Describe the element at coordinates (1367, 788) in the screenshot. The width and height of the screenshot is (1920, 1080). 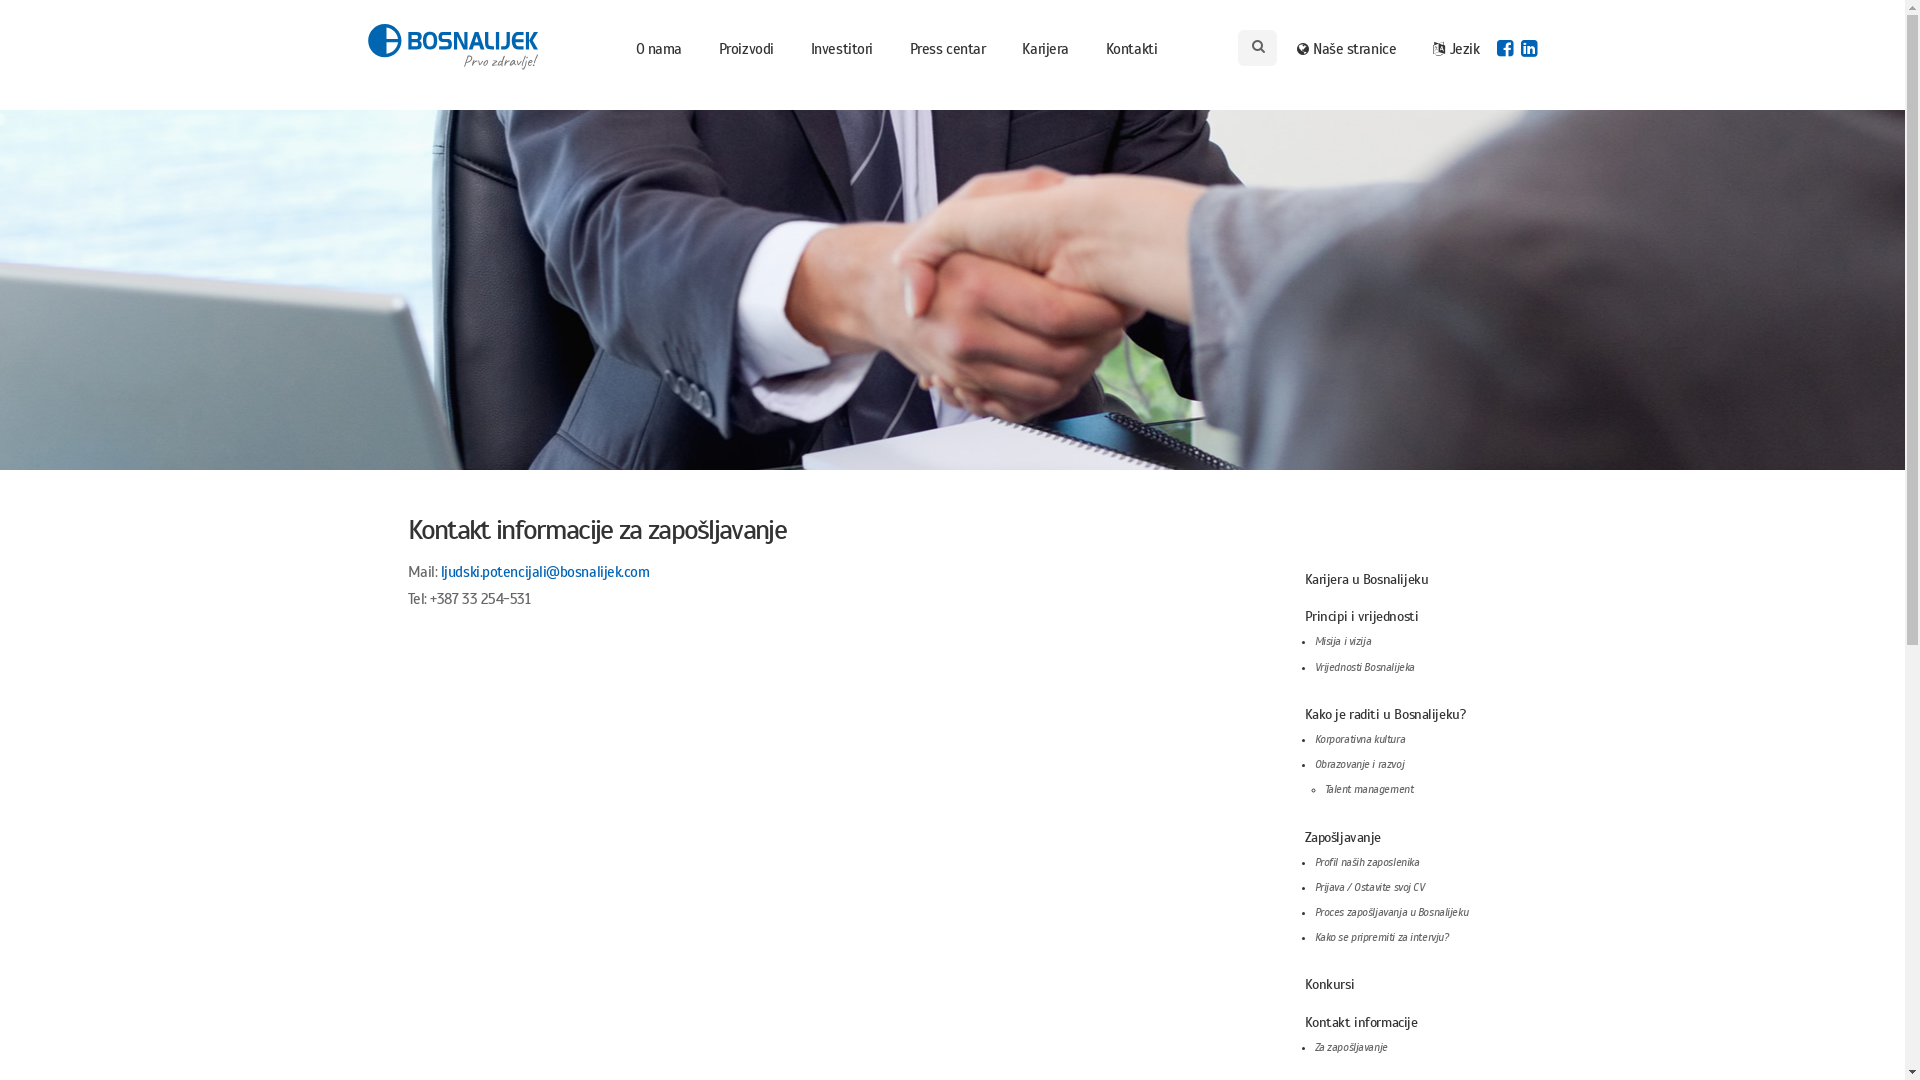
I see `'Talent management'` at that location.